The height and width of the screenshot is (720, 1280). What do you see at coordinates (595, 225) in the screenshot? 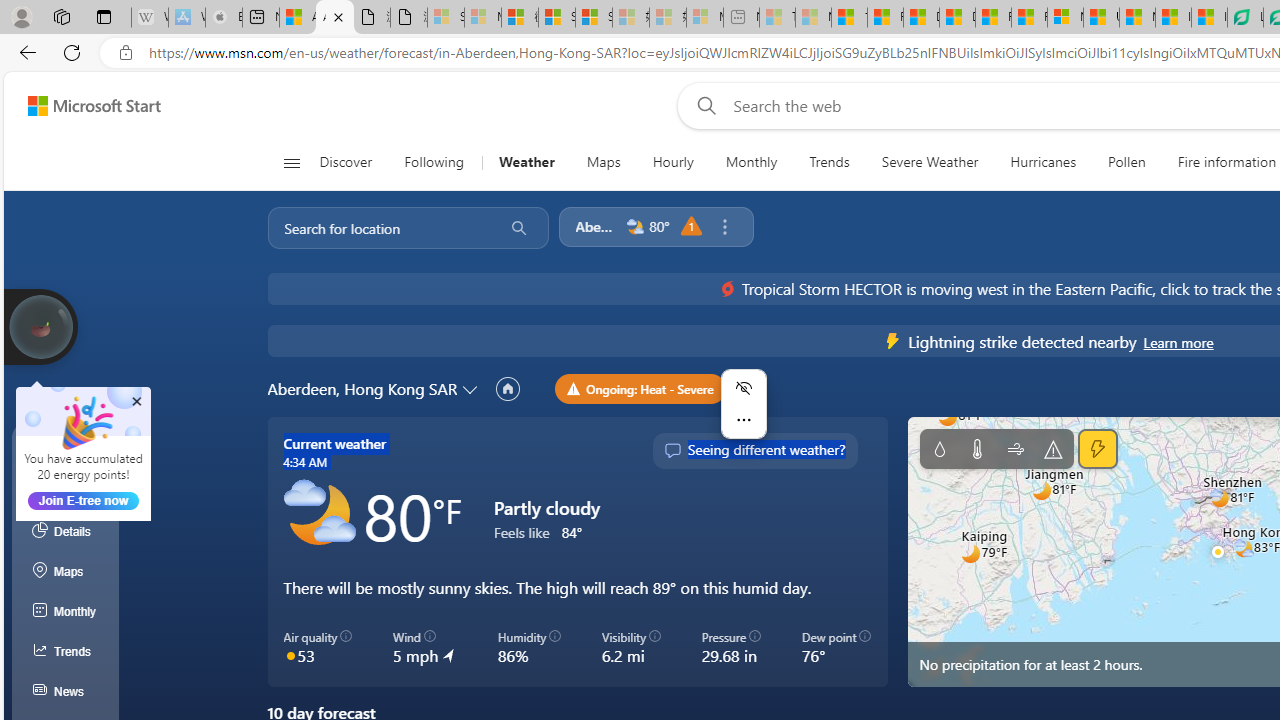
I see `'Aberdeen'` at bounding box center [595, 225].